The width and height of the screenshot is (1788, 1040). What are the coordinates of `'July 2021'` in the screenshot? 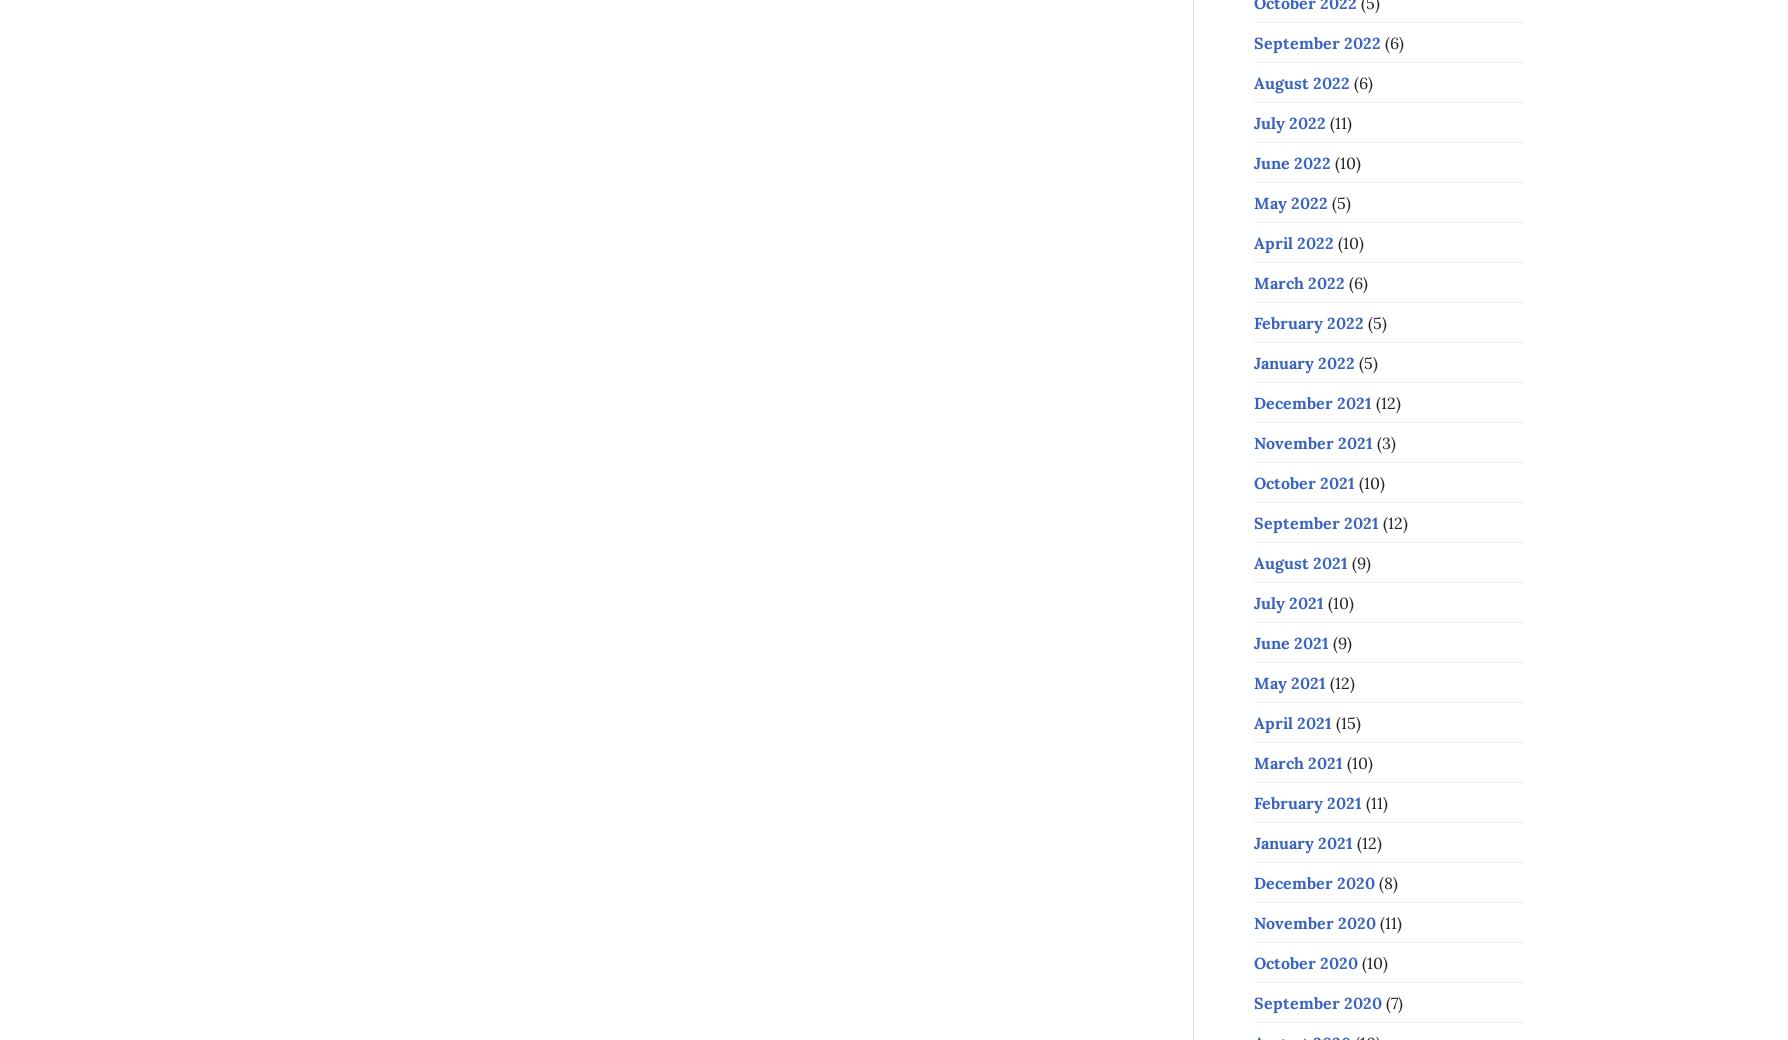 It's located at (1287, 600).